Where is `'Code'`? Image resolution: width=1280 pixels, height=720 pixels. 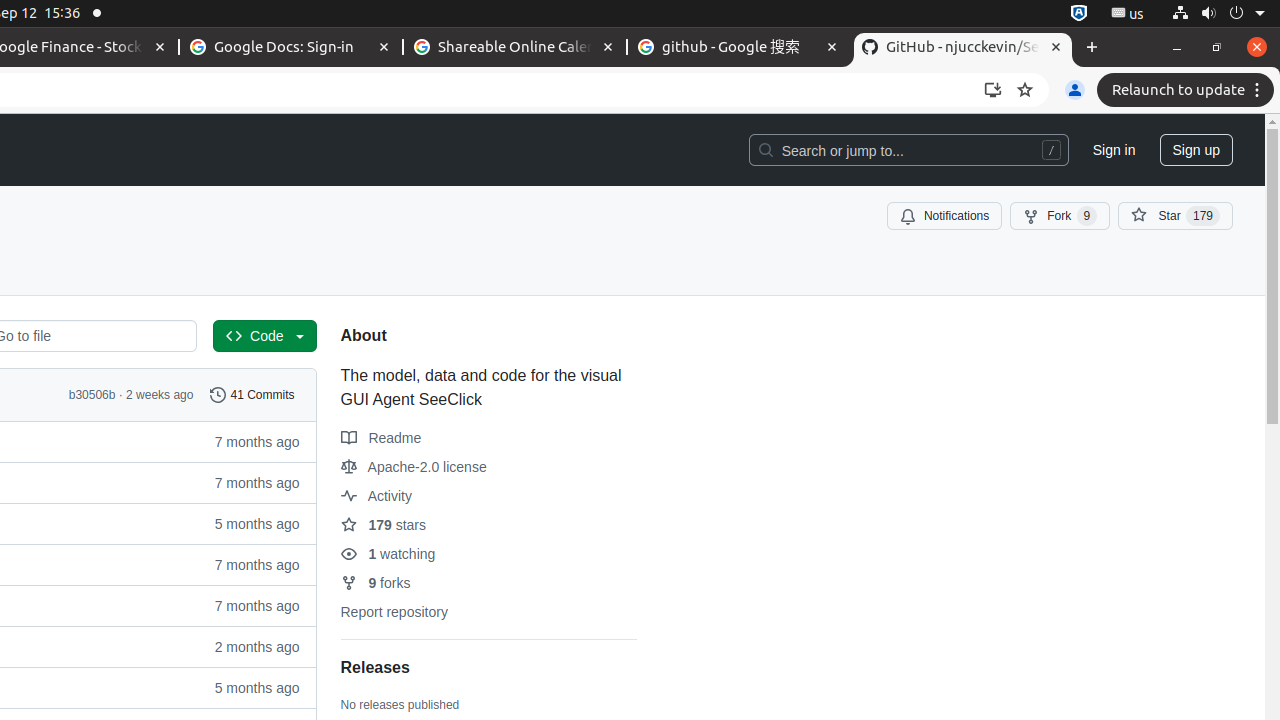 'Code' is located at coordinates (263, 335).